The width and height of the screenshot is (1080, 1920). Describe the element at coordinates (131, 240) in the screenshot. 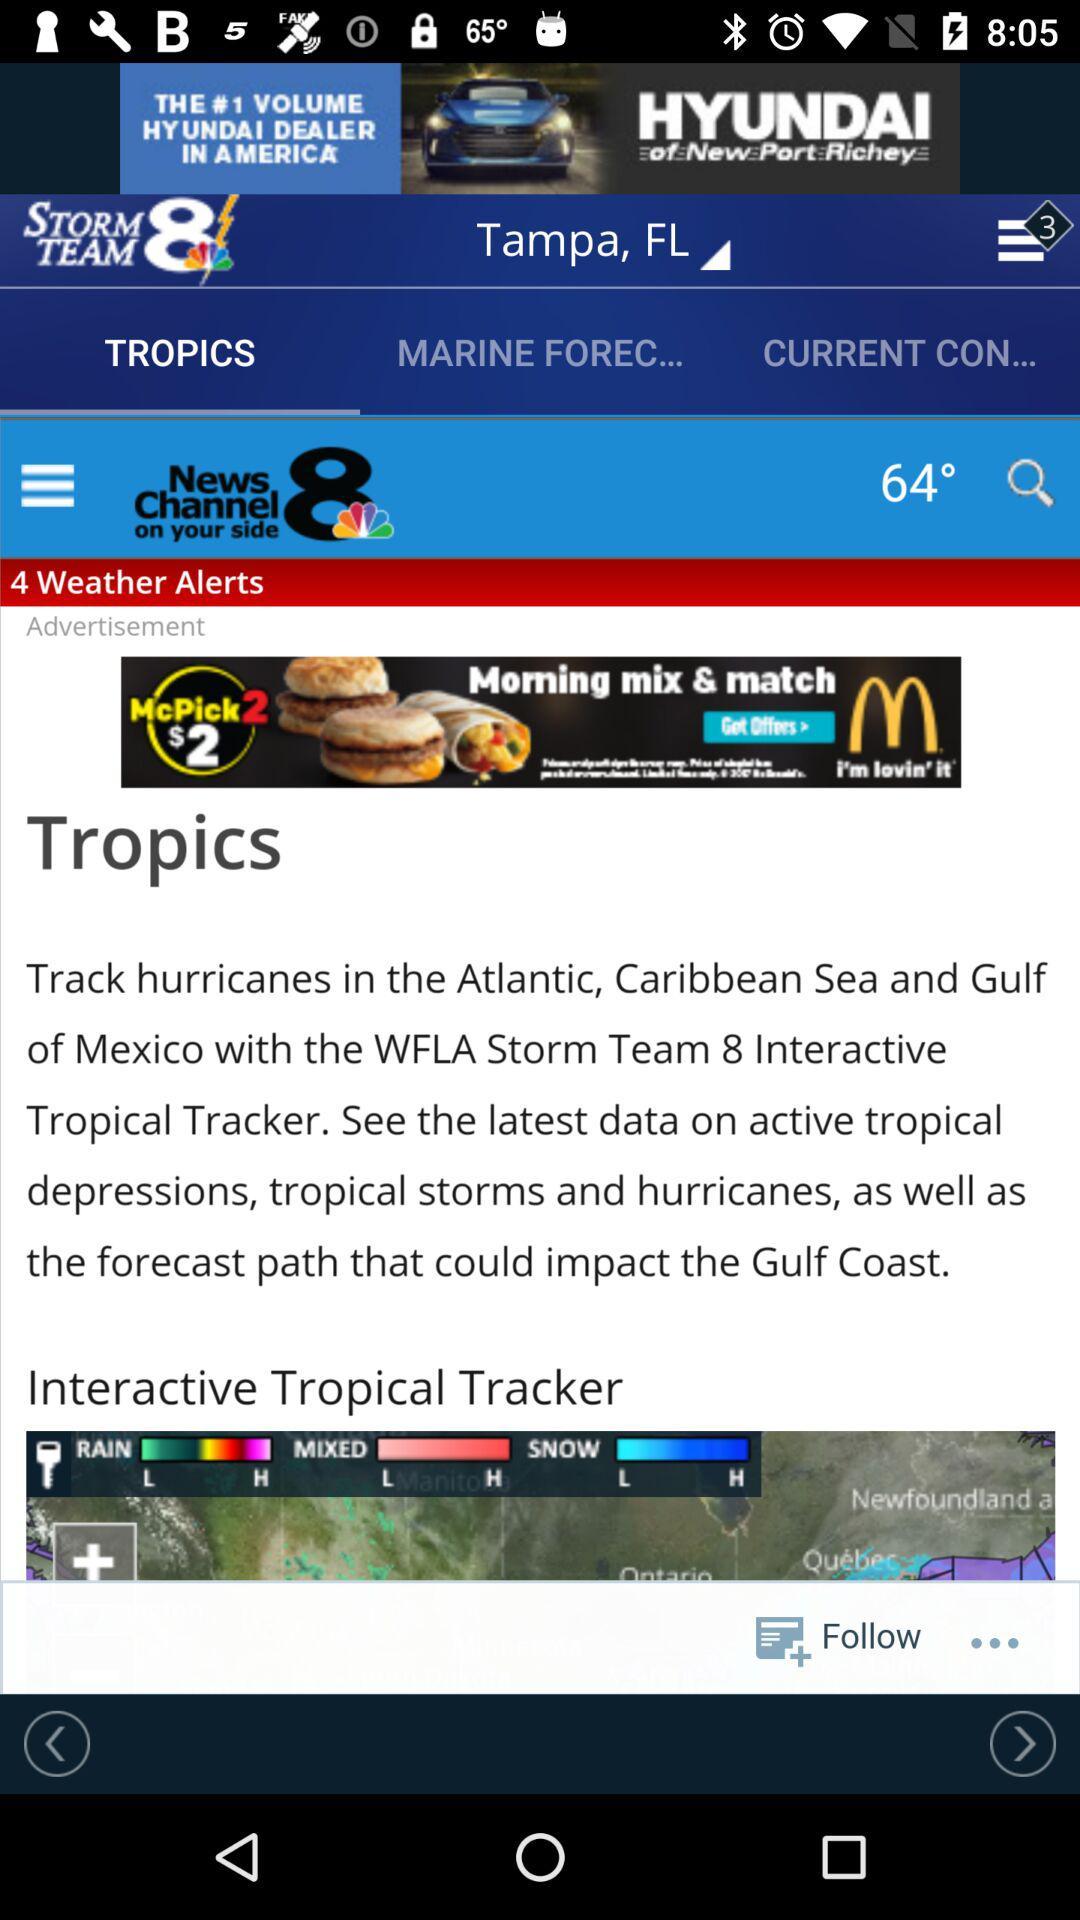

I see `homepage` at that location.